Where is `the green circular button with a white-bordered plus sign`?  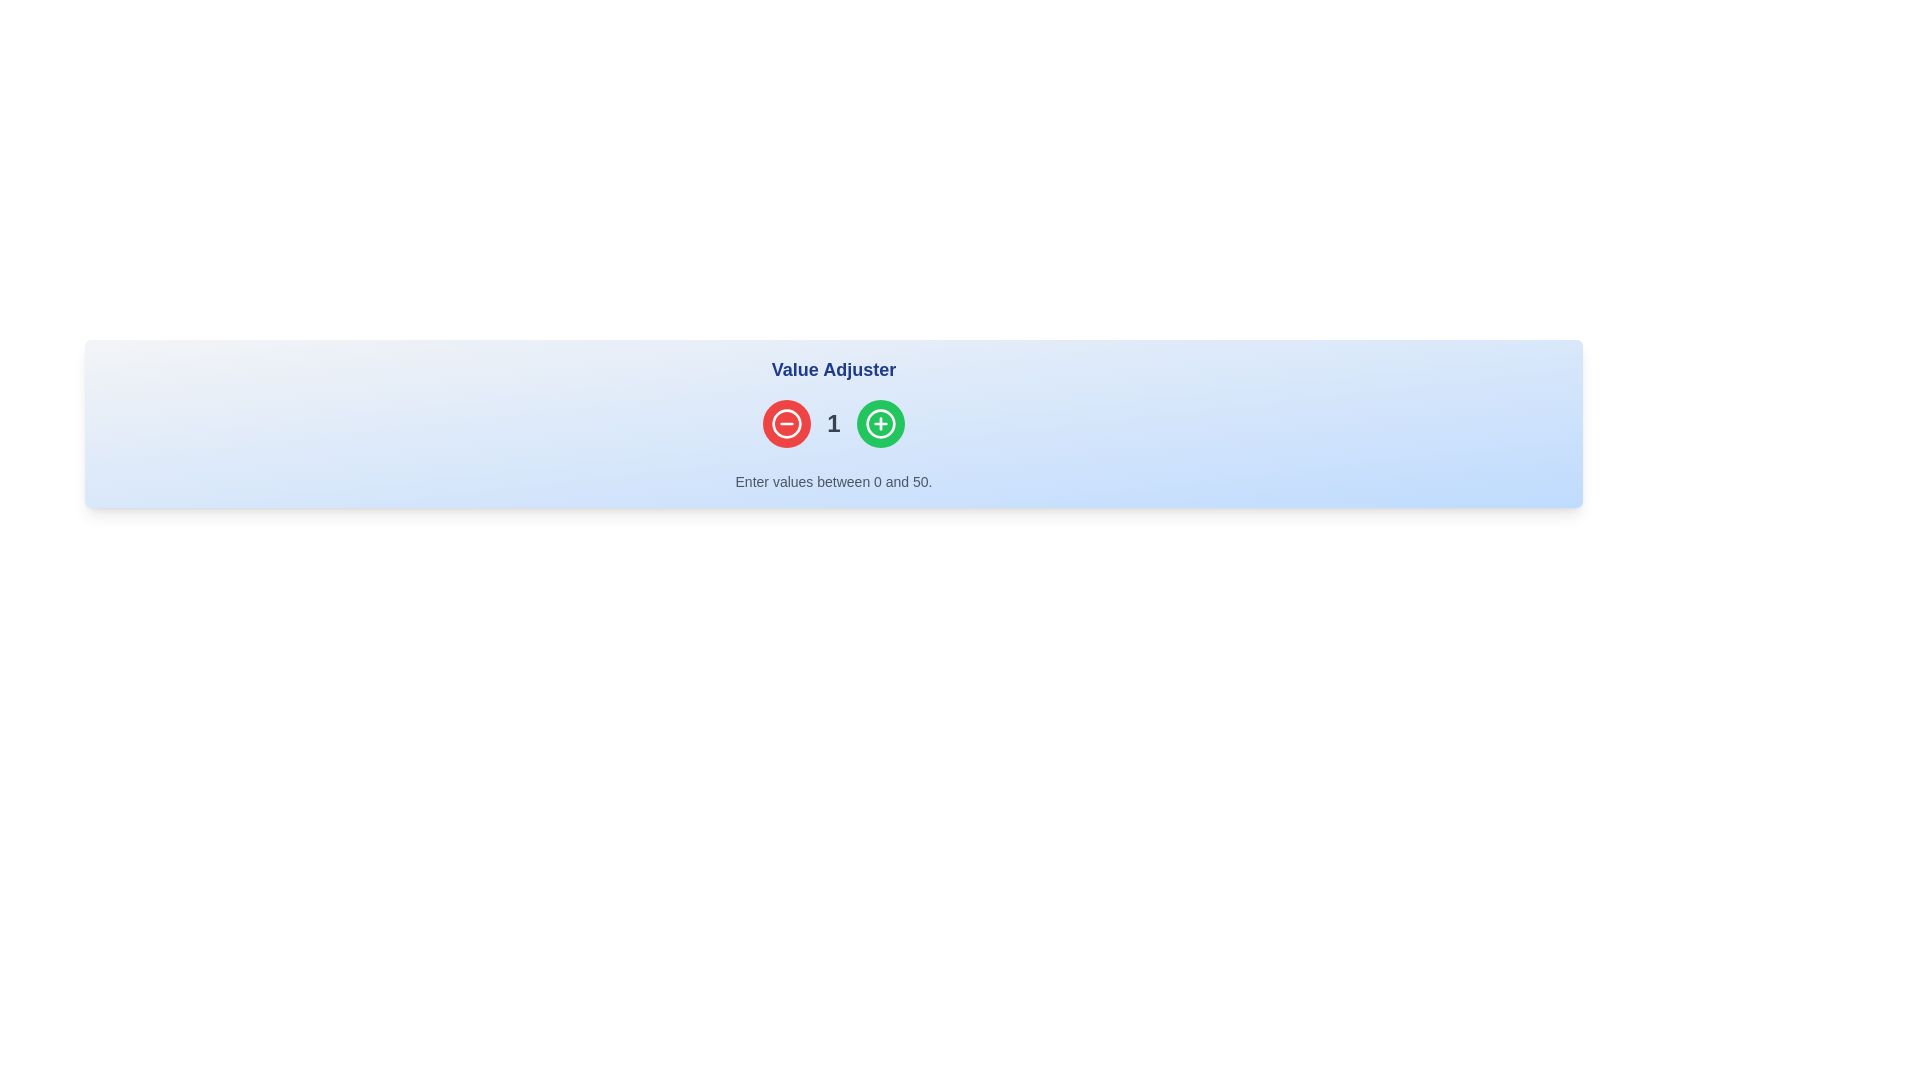 the green circular button with a white-bordered plus sign is located at coordinates (880, 423).